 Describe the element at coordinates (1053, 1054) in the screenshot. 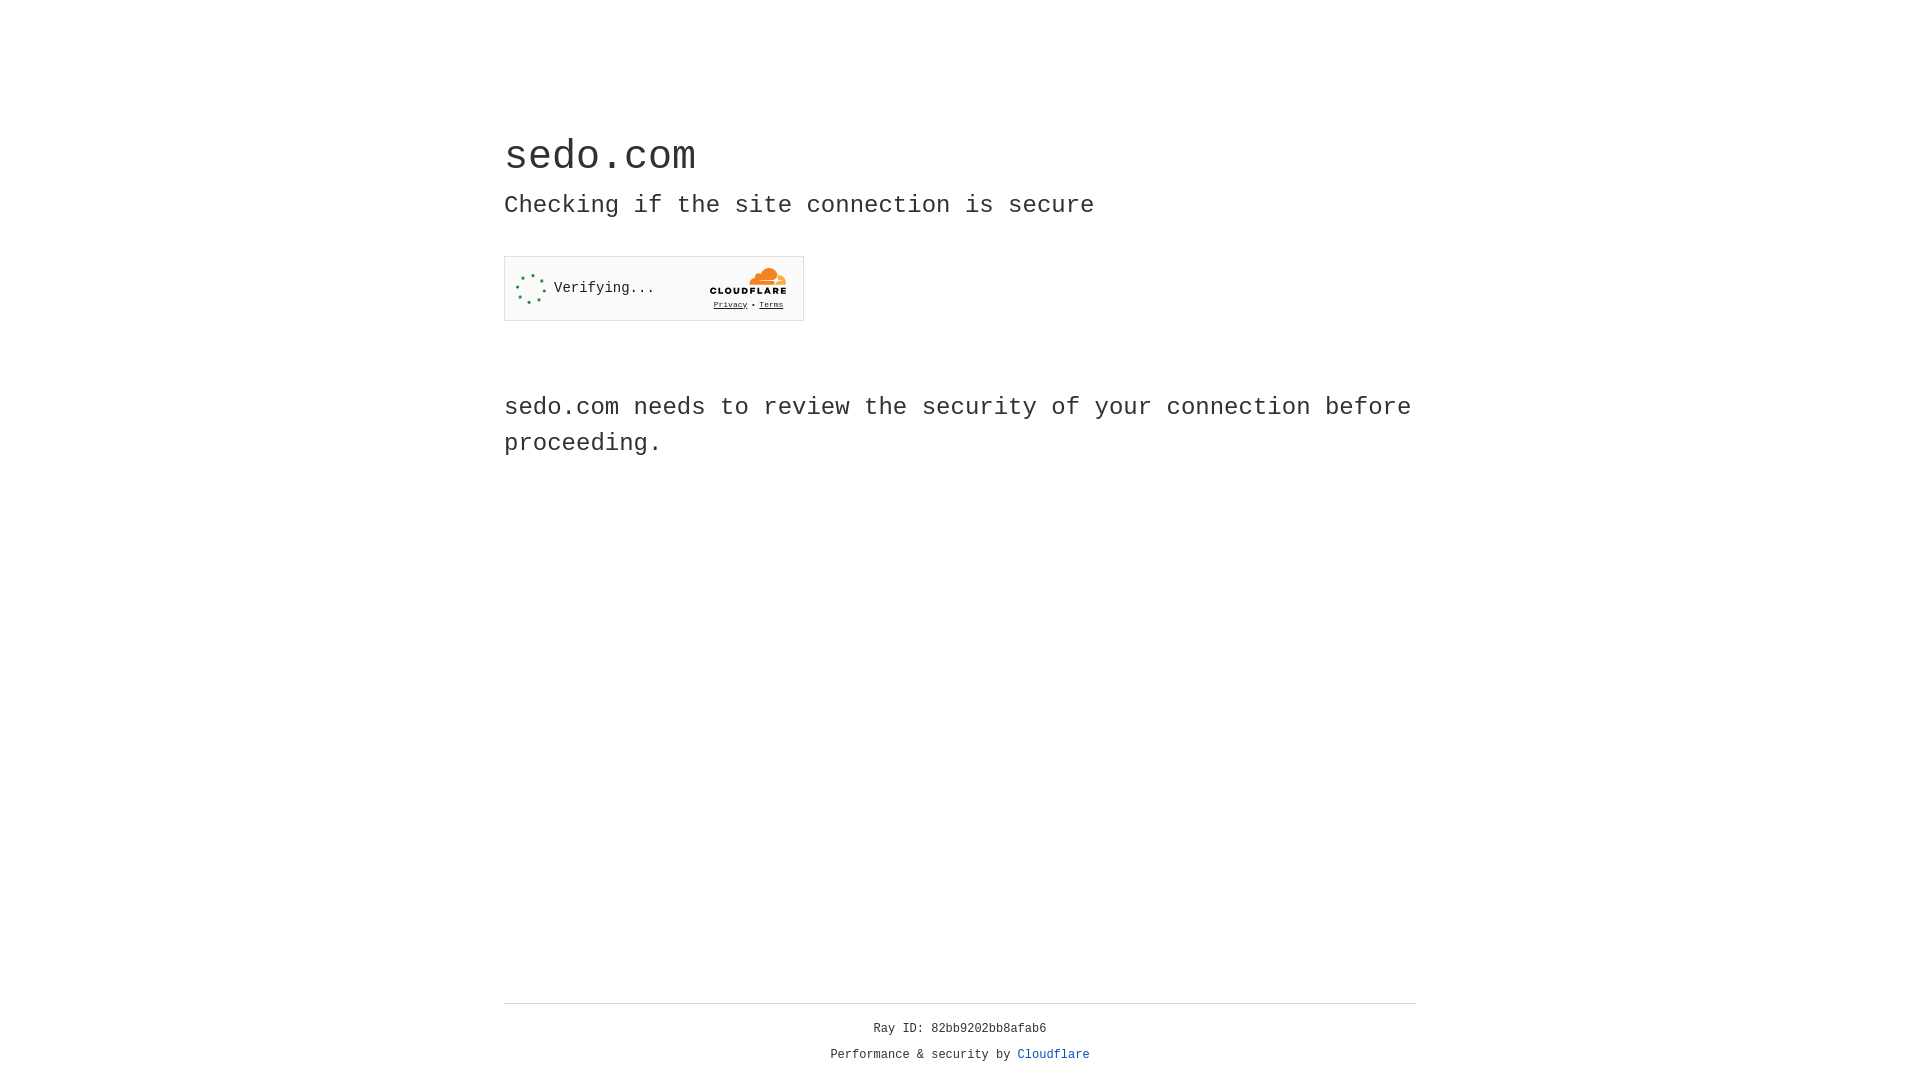

I see `'Cloudflare'` at that location.